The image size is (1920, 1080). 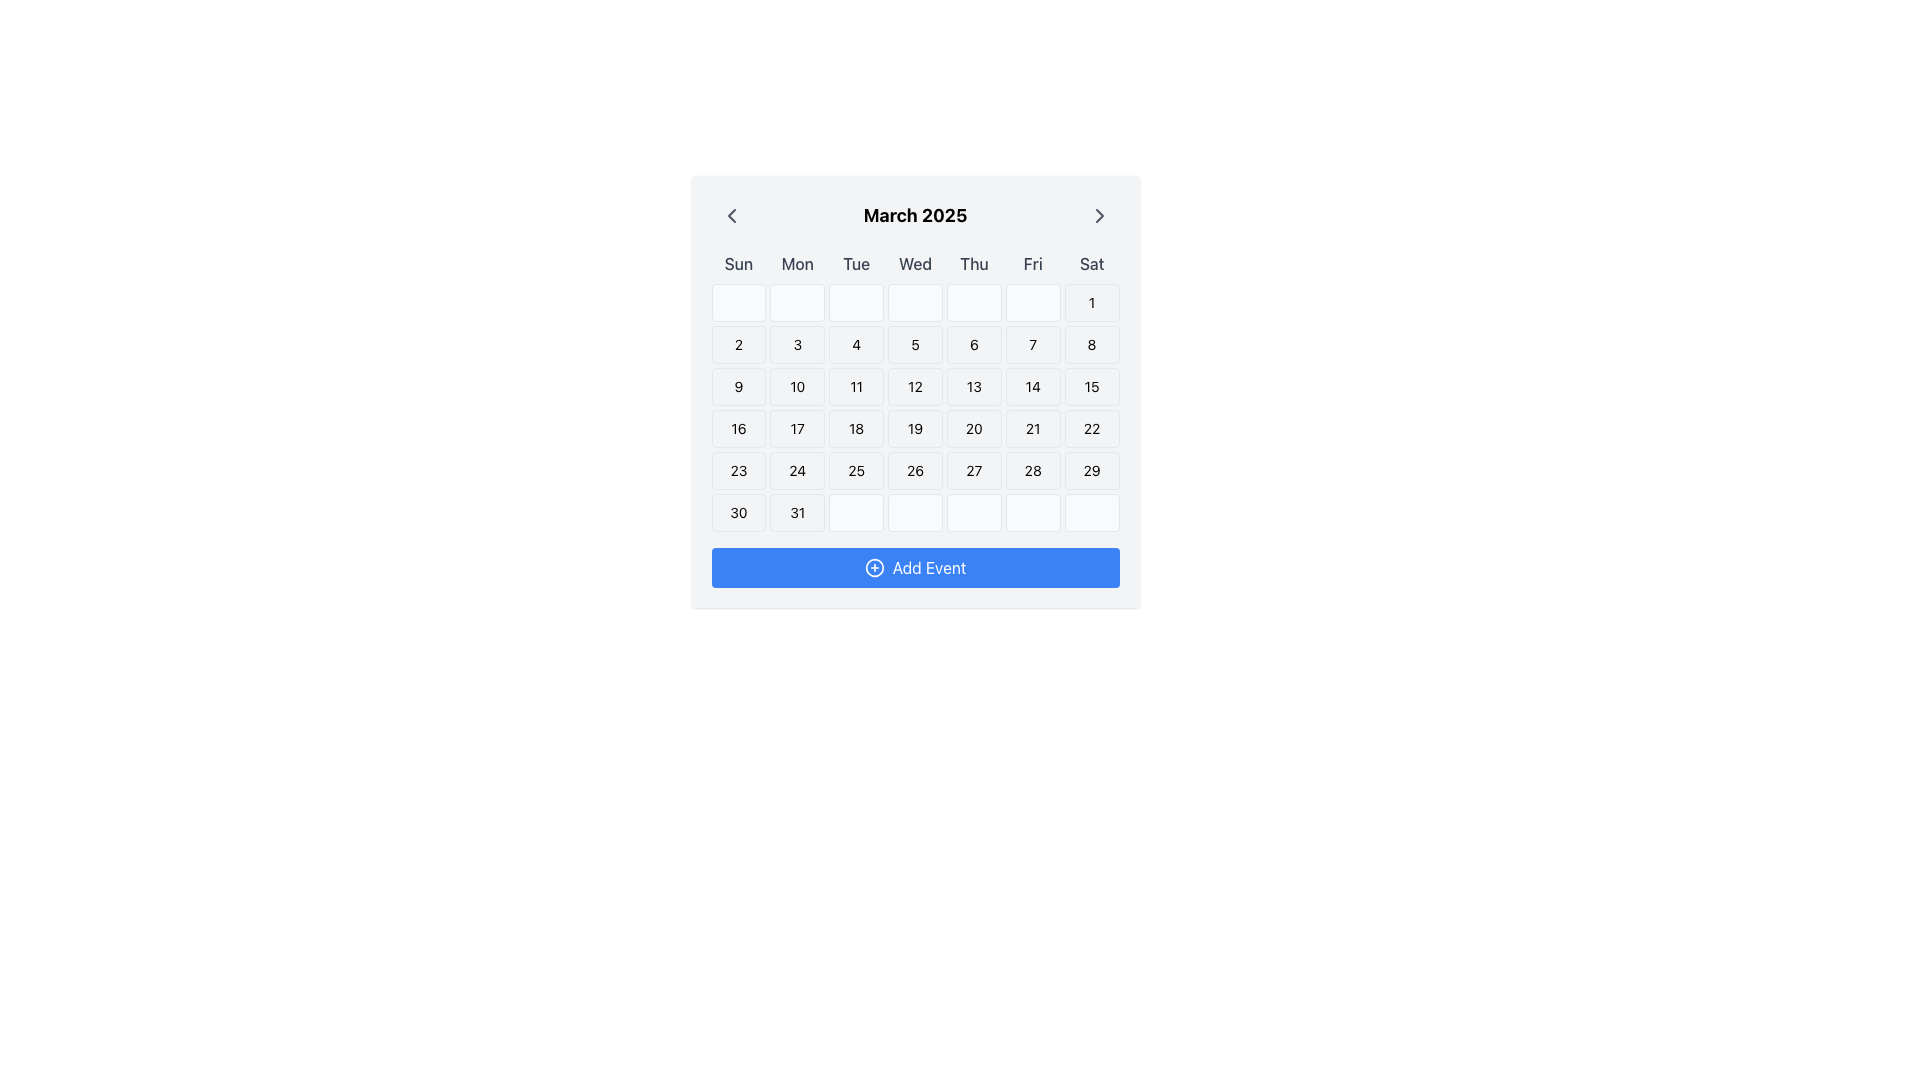 I want to click on the grid cell located in the first row and sixth column of the calendar grid, so click(x=1033, y=303).